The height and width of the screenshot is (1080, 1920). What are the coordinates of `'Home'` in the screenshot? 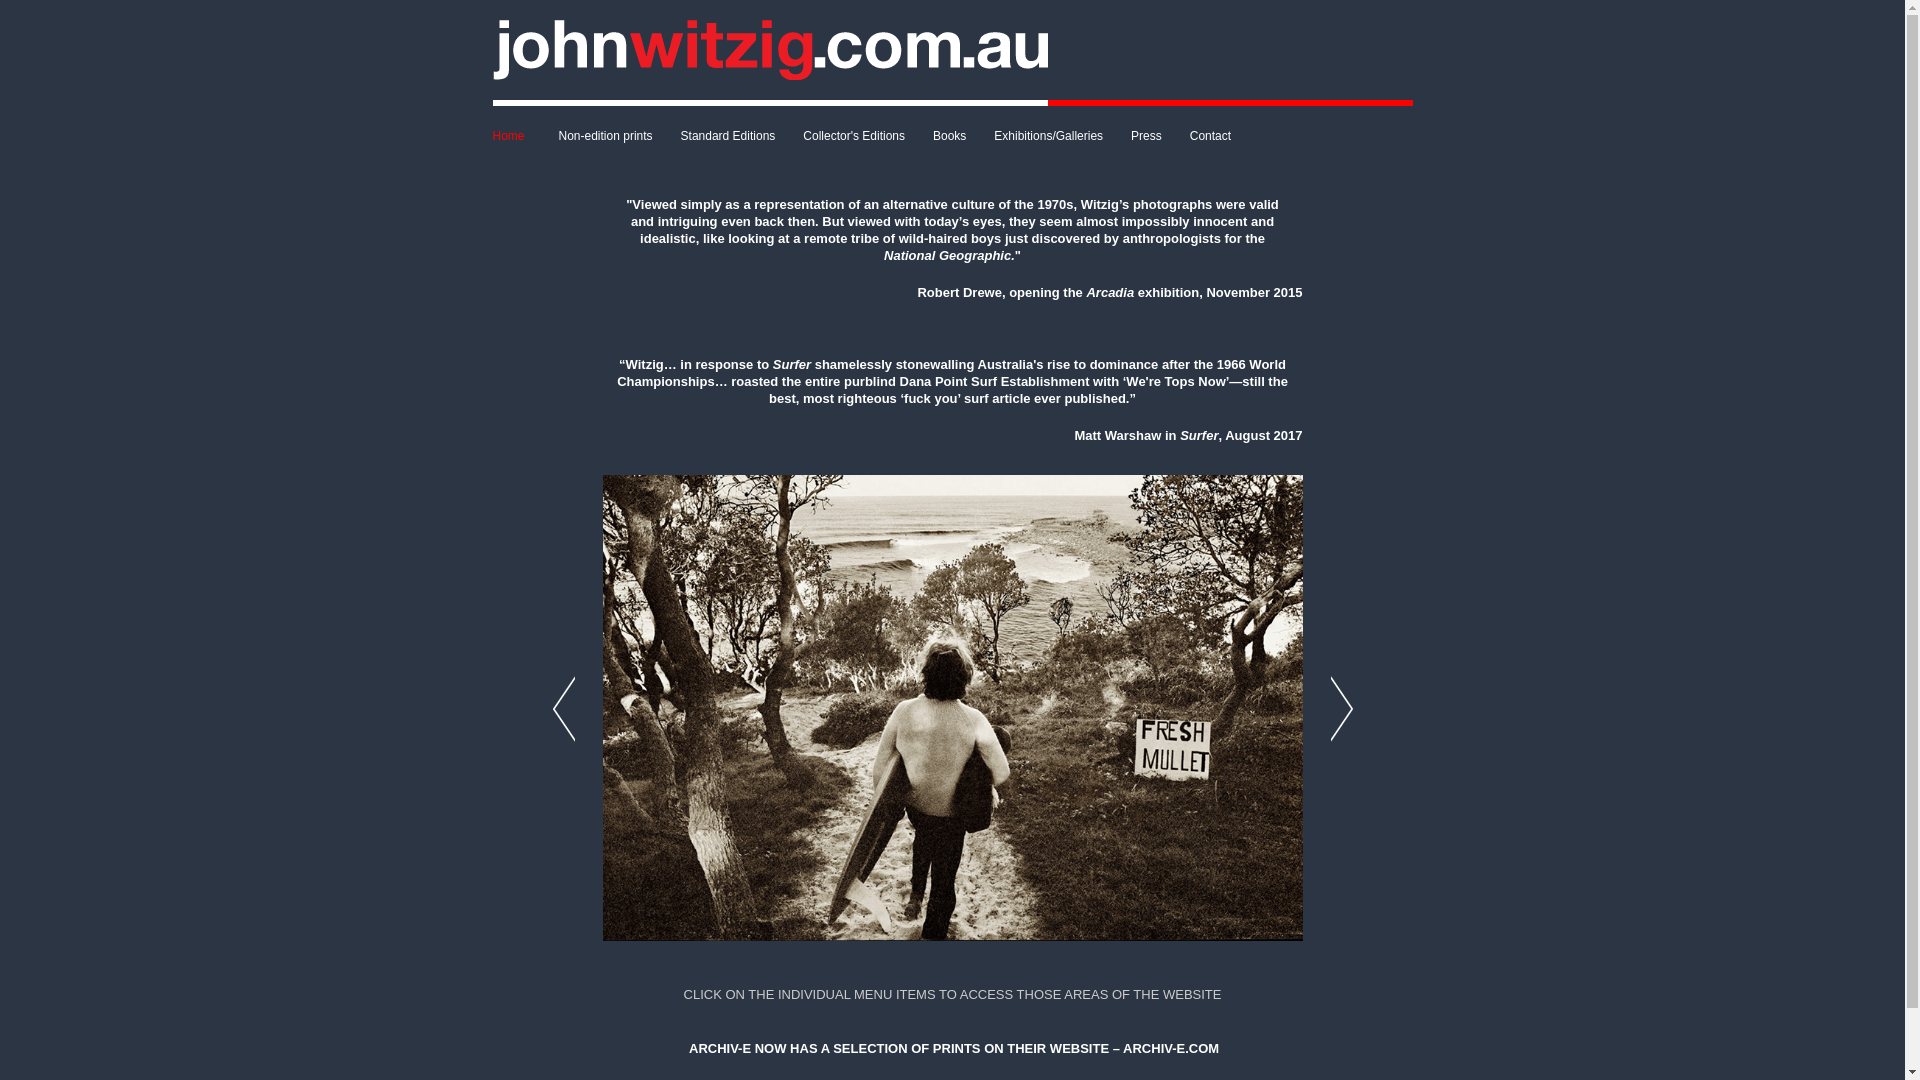 It's located at (518, 135).